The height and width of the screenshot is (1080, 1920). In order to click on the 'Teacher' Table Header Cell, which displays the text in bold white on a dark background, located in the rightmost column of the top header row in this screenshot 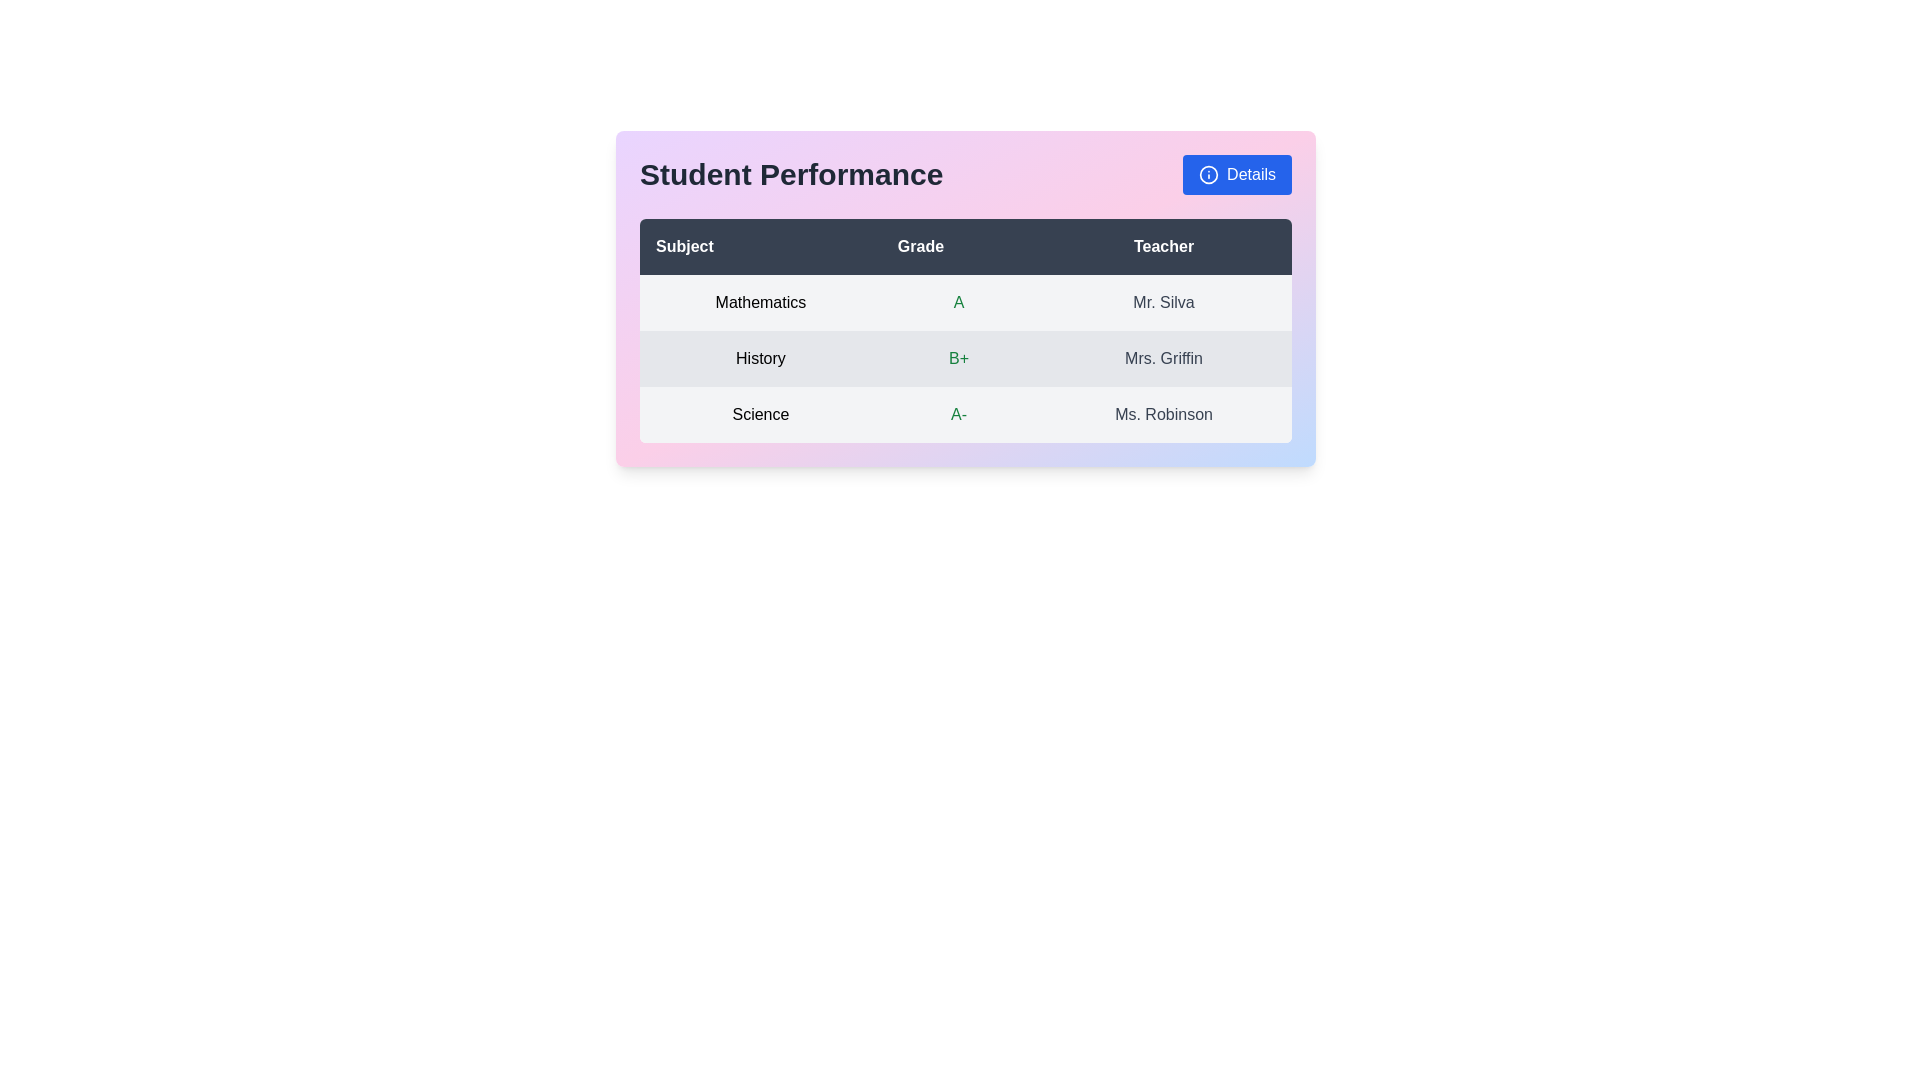, I will do `click(1164, 245)`.